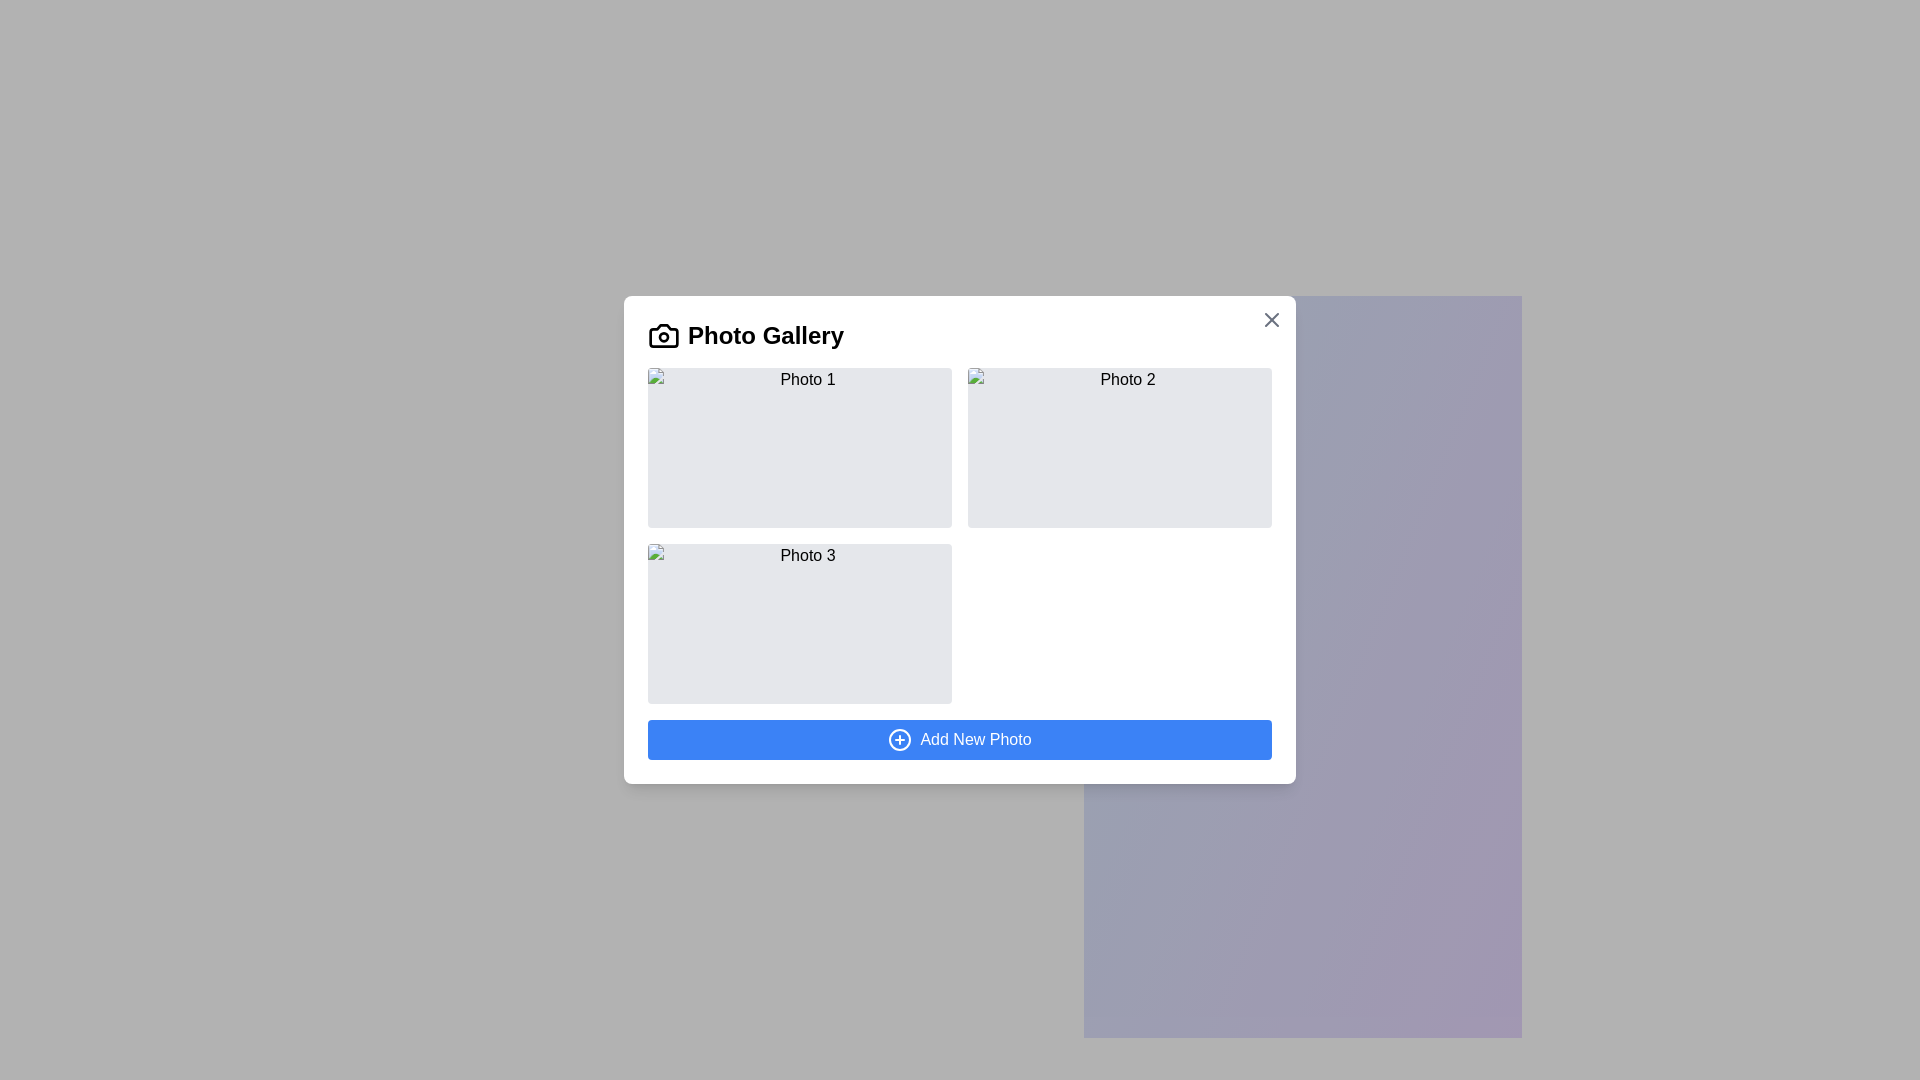  Describe the element at coordinates (663, 334) in the screenshot. I see `the camera icon located to the left of the 'Photo Gallery' text label in the header section` at that location.